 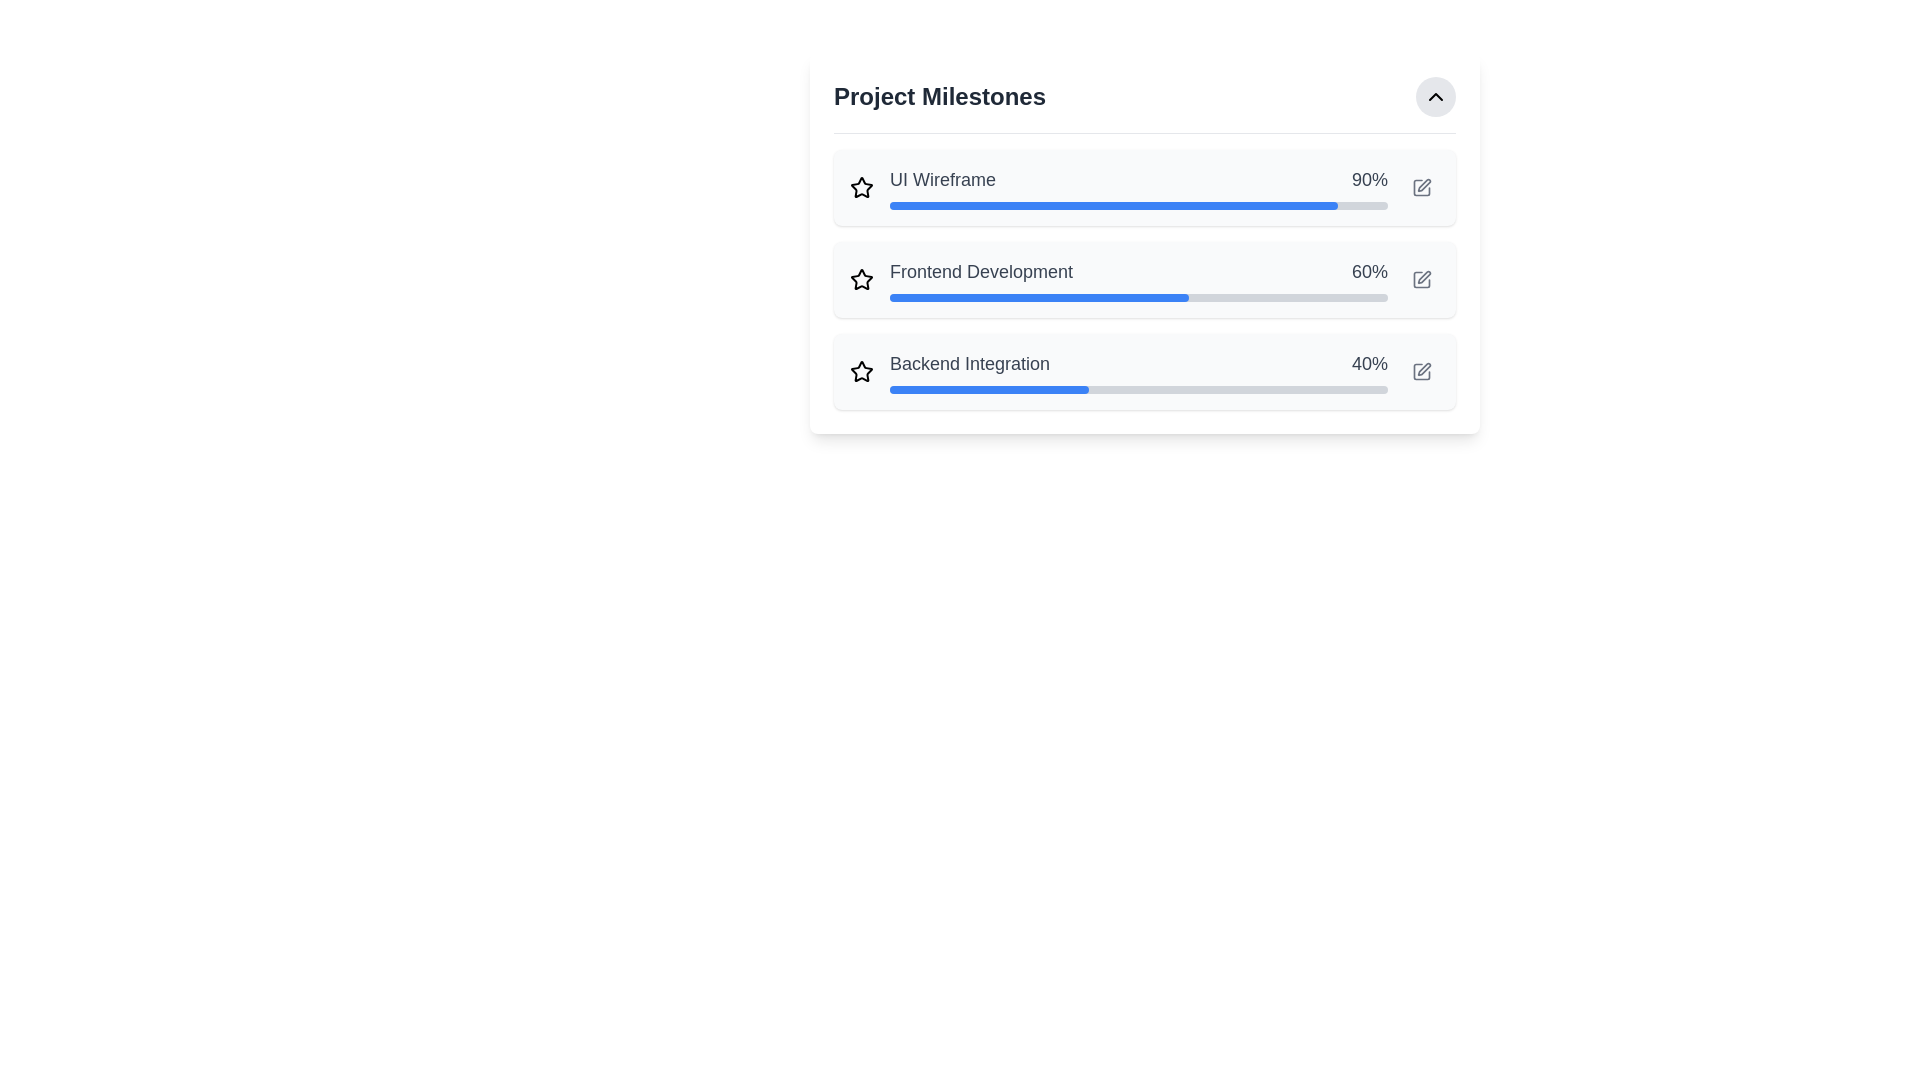 I want to click on the edit icon located on the right side of the 'Frontend Development' milestone progress bar, adjacent to the percentage label '60%', to initiate an edit action, so click(x=1423, y=277).